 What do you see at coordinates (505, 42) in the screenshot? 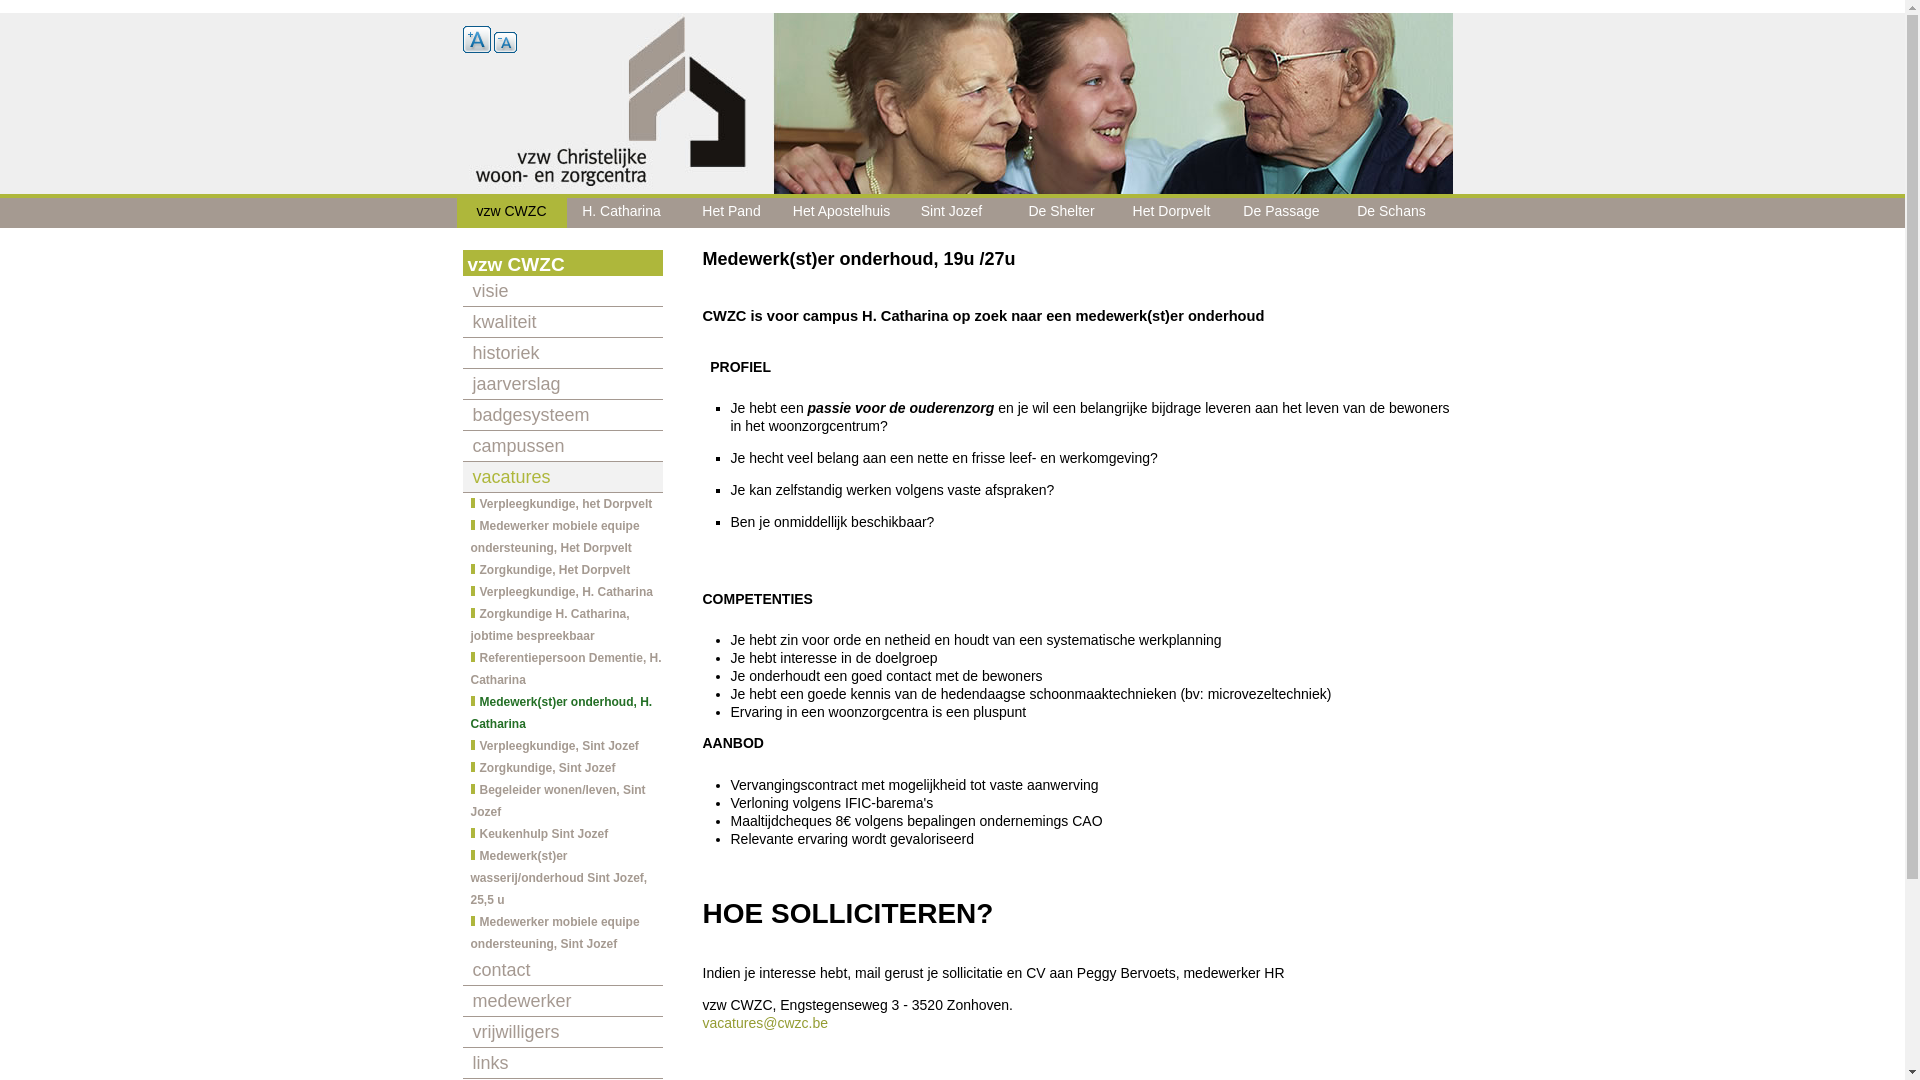
I see `'A'` at bounding box center [505, 42].